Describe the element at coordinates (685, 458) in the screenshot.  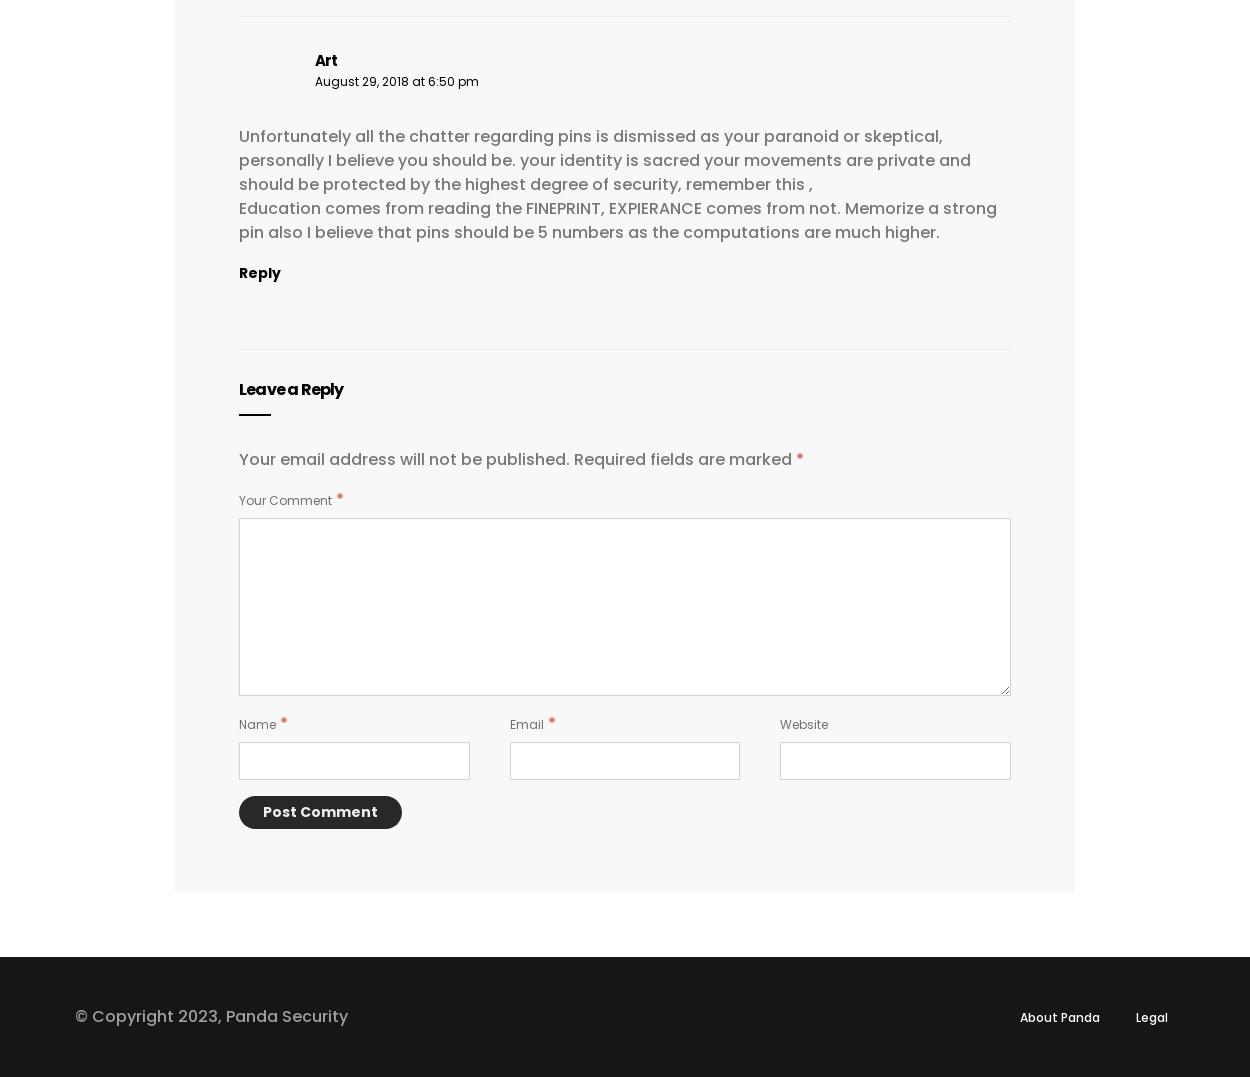
I see `'Required fields are marked'` at that location.